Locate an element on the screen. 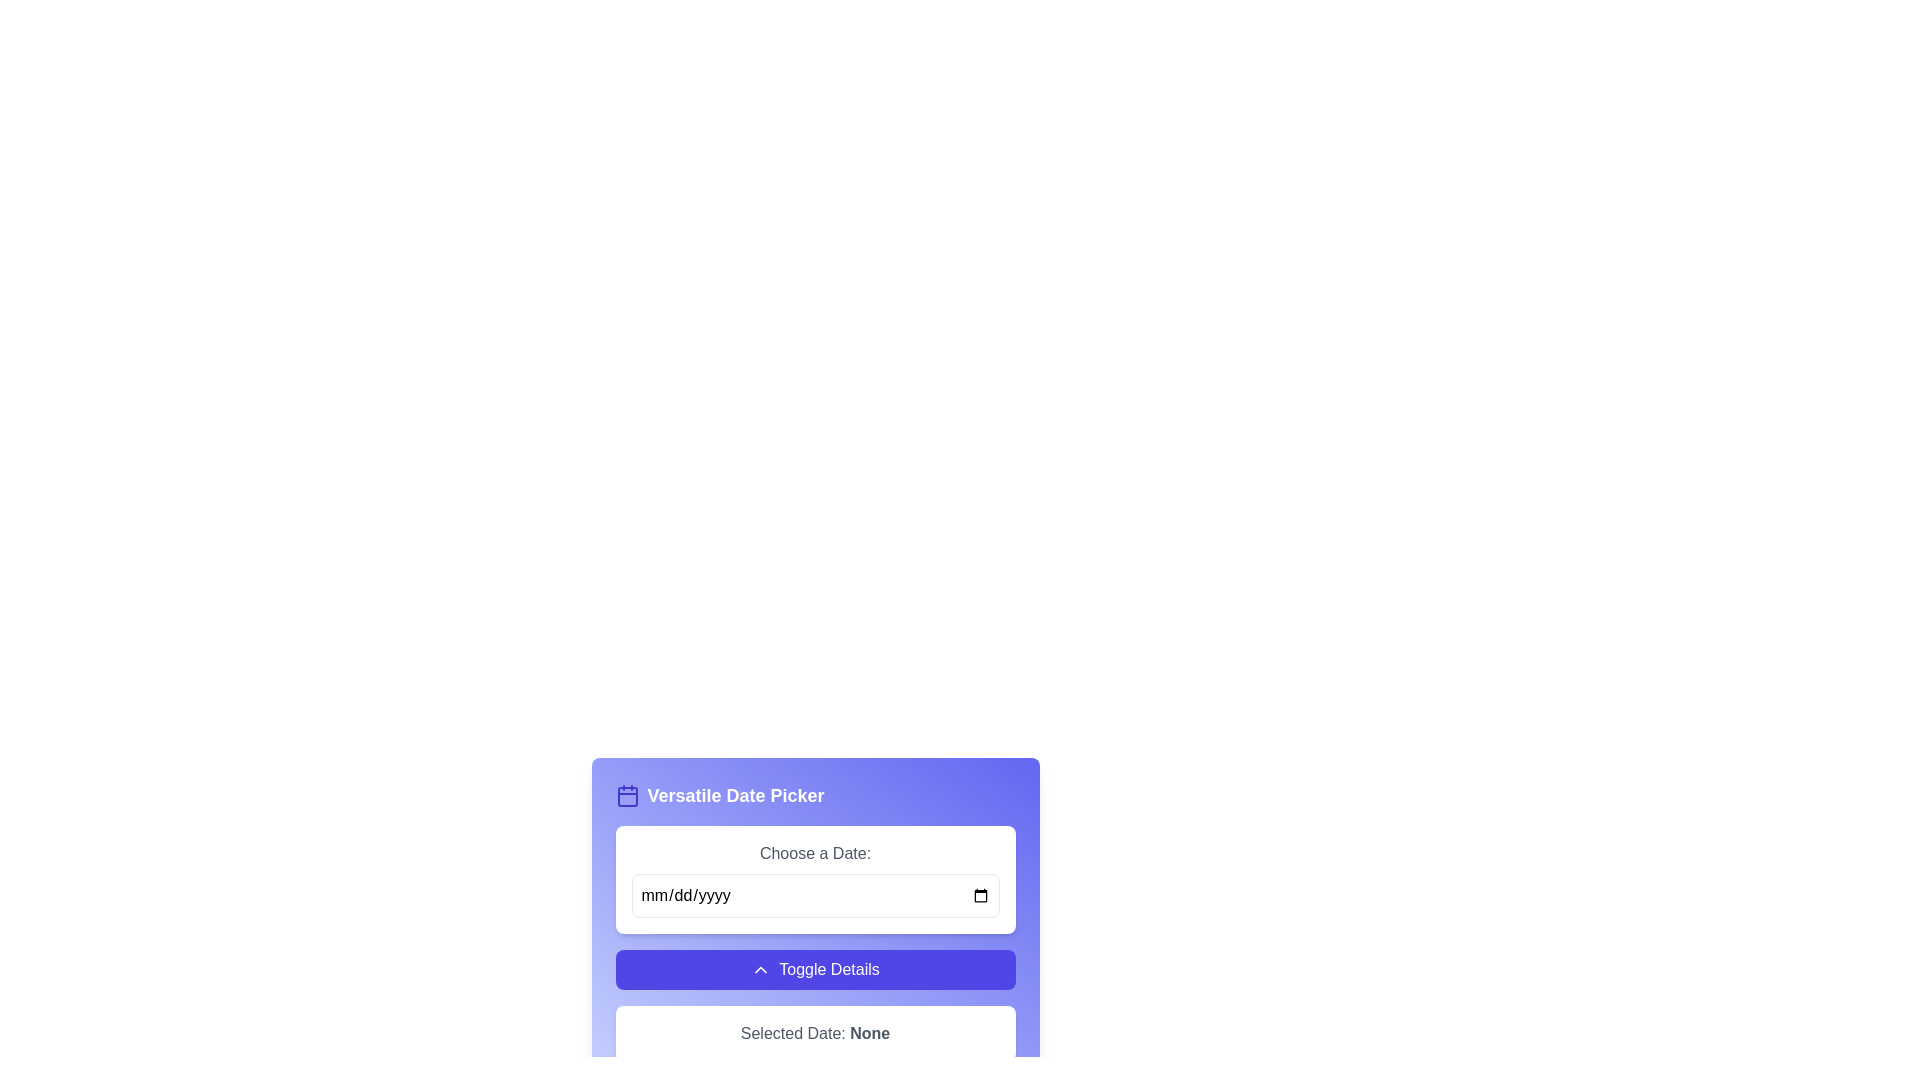 This screenshot has height=1080, width=1920. text value displayed in the Text label representing the current date selection, located to the right of 'Selected Date:' under the 'Toggle Details' section is located at coordinates (870, 1033).